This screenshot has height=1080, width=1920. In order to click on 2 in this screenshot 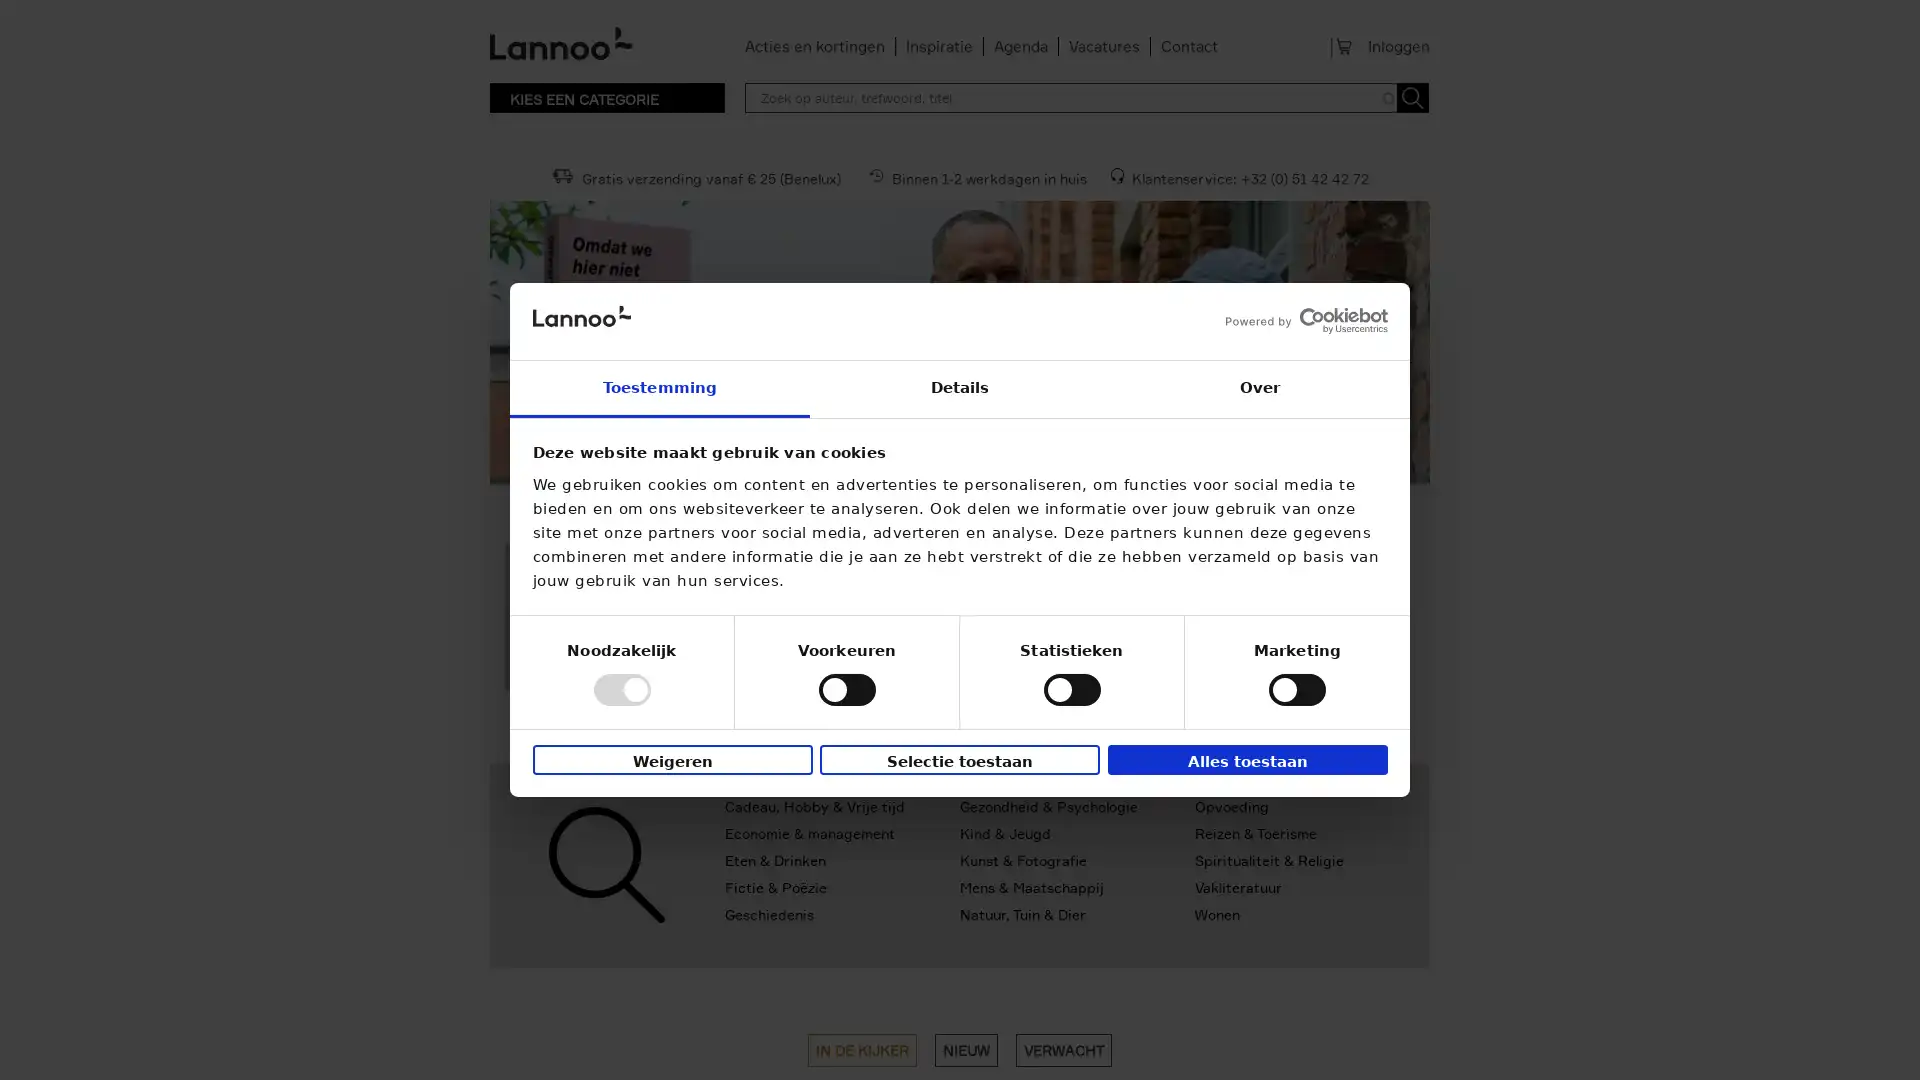, I will do `click(944, 463)`.